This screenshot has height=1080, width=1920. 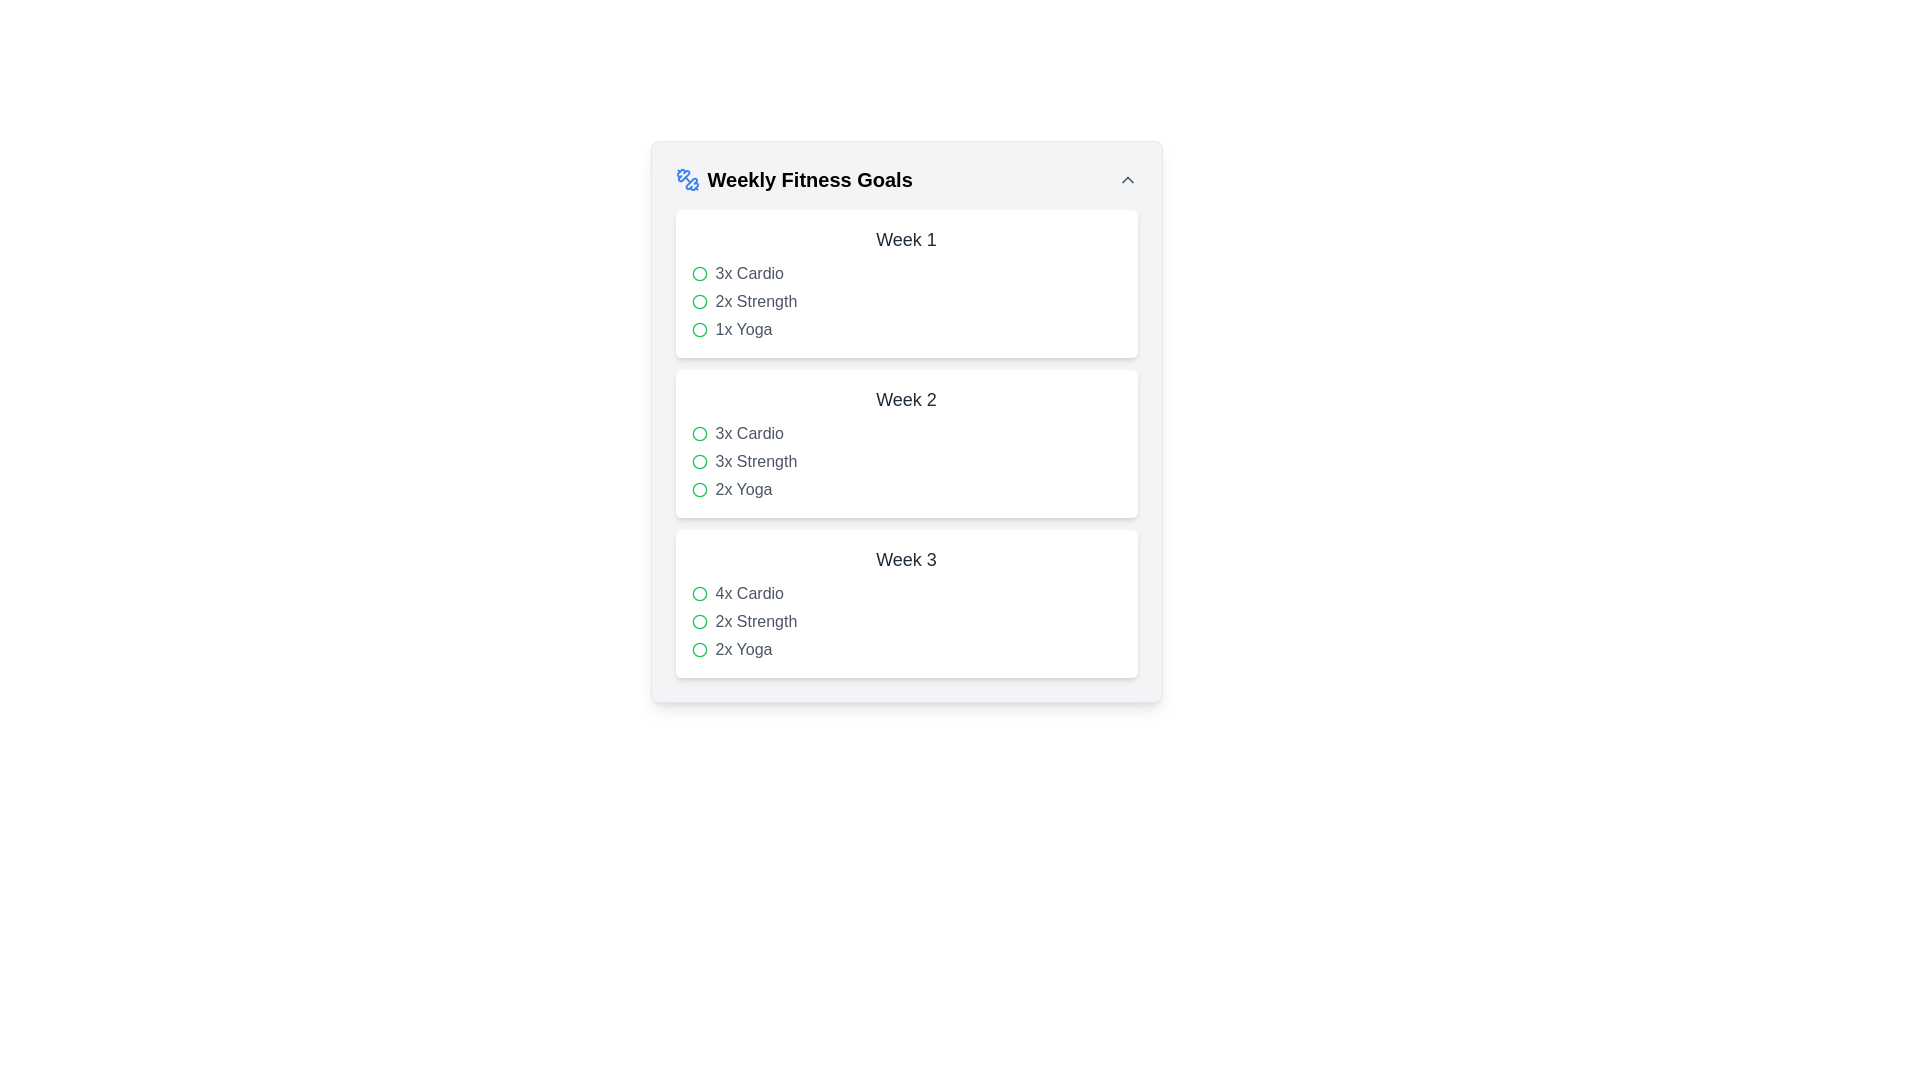 I want to click on the header element that displays 'Weekly Fitness Goals' in bold, large font, accompanied by a blue dumbbell icon, located in the top-left section of the interface, so click(x=793, y=180).